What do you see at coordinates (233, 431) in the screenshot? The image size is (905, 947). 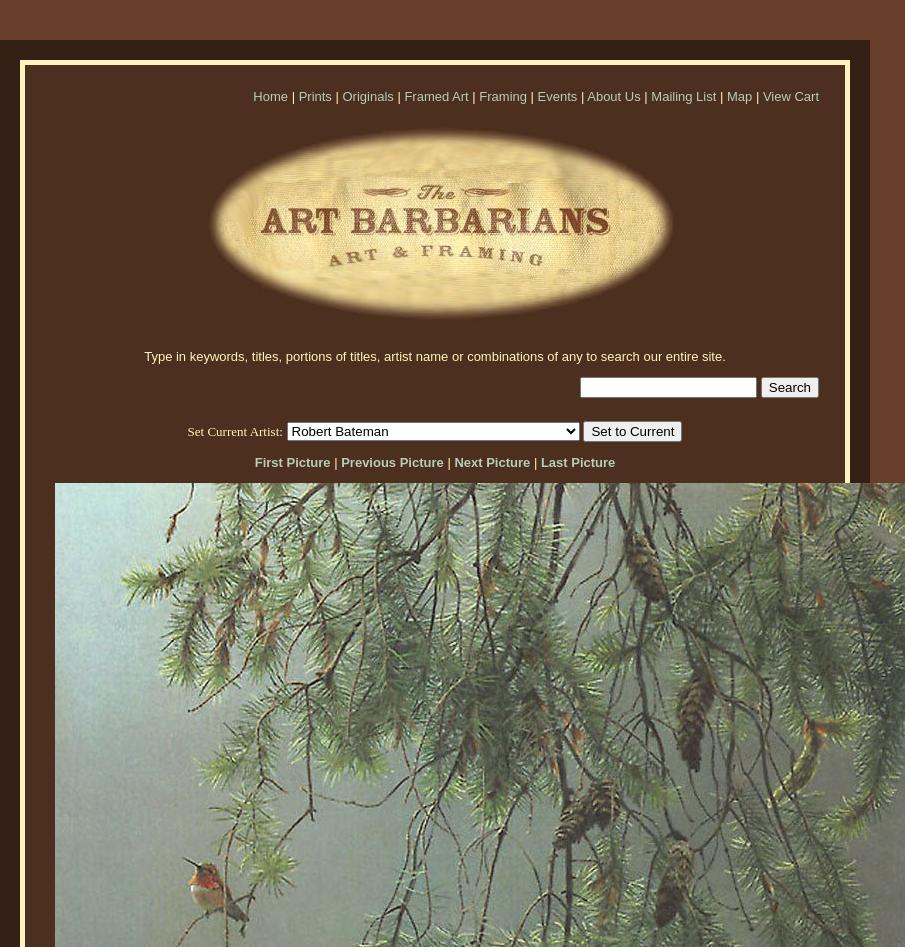 I see `'Set Current Artist:'` at bounding box center [233, 431].